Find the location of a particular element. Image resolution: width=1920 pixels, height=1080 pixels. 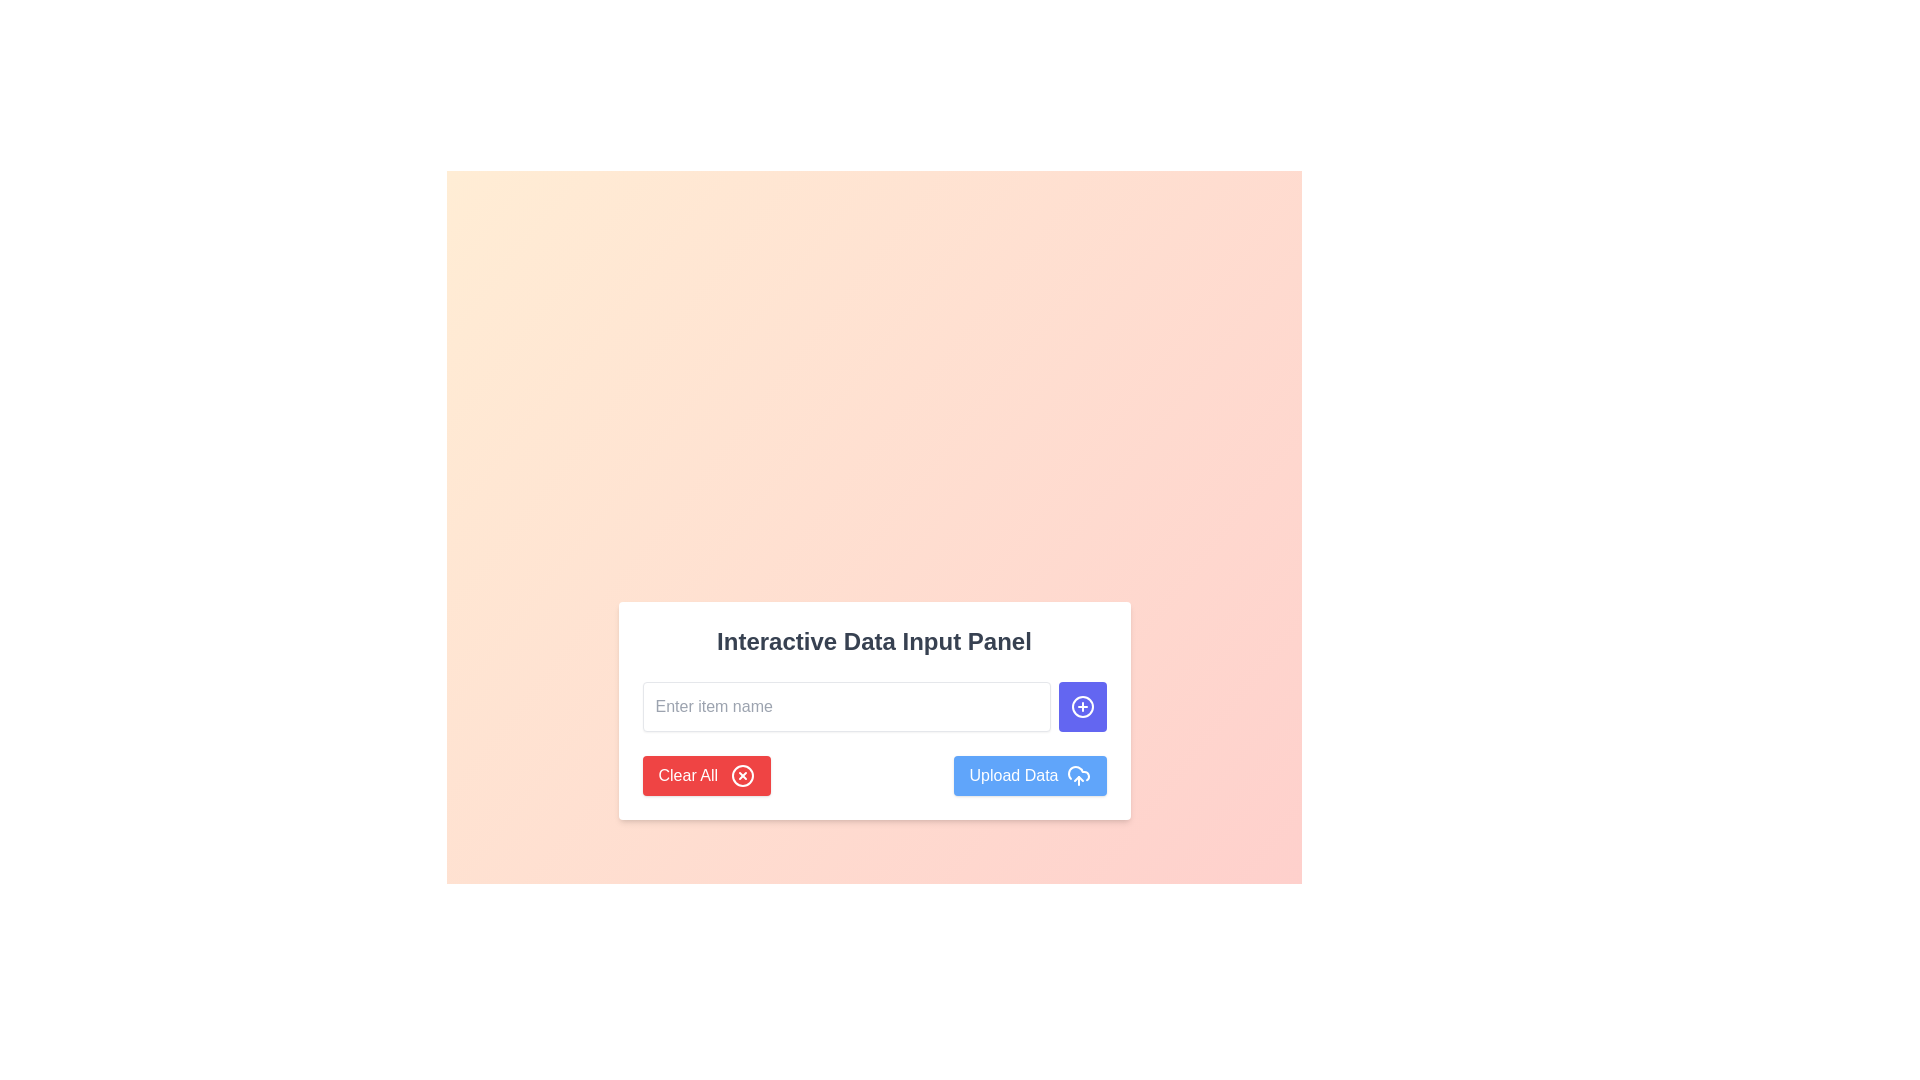

the circular icon on the right side of the 'Clear All' button is located at coordinates (741, 775).